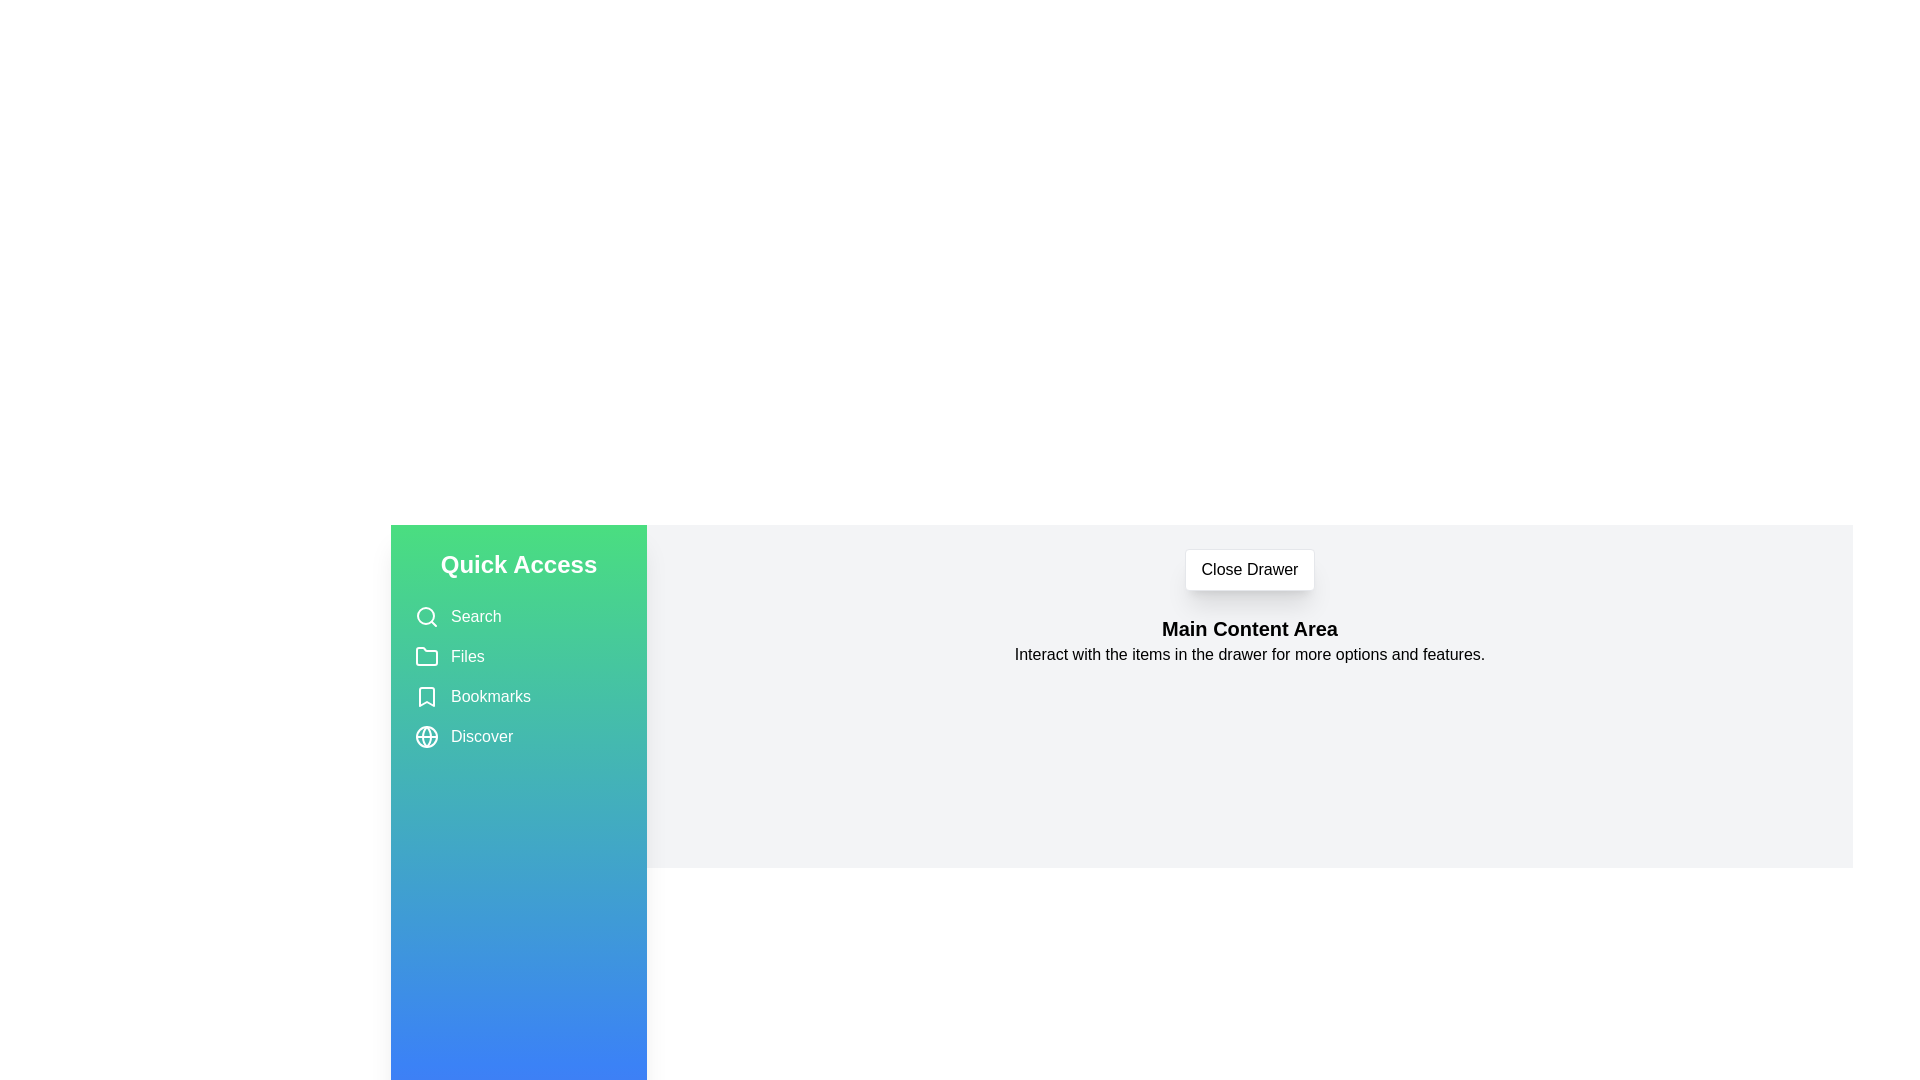  What do you see at coordinates (518, 656) in the screenshot?
I see `the item Files in the drawer to select it` at bounding box center [518, 656].